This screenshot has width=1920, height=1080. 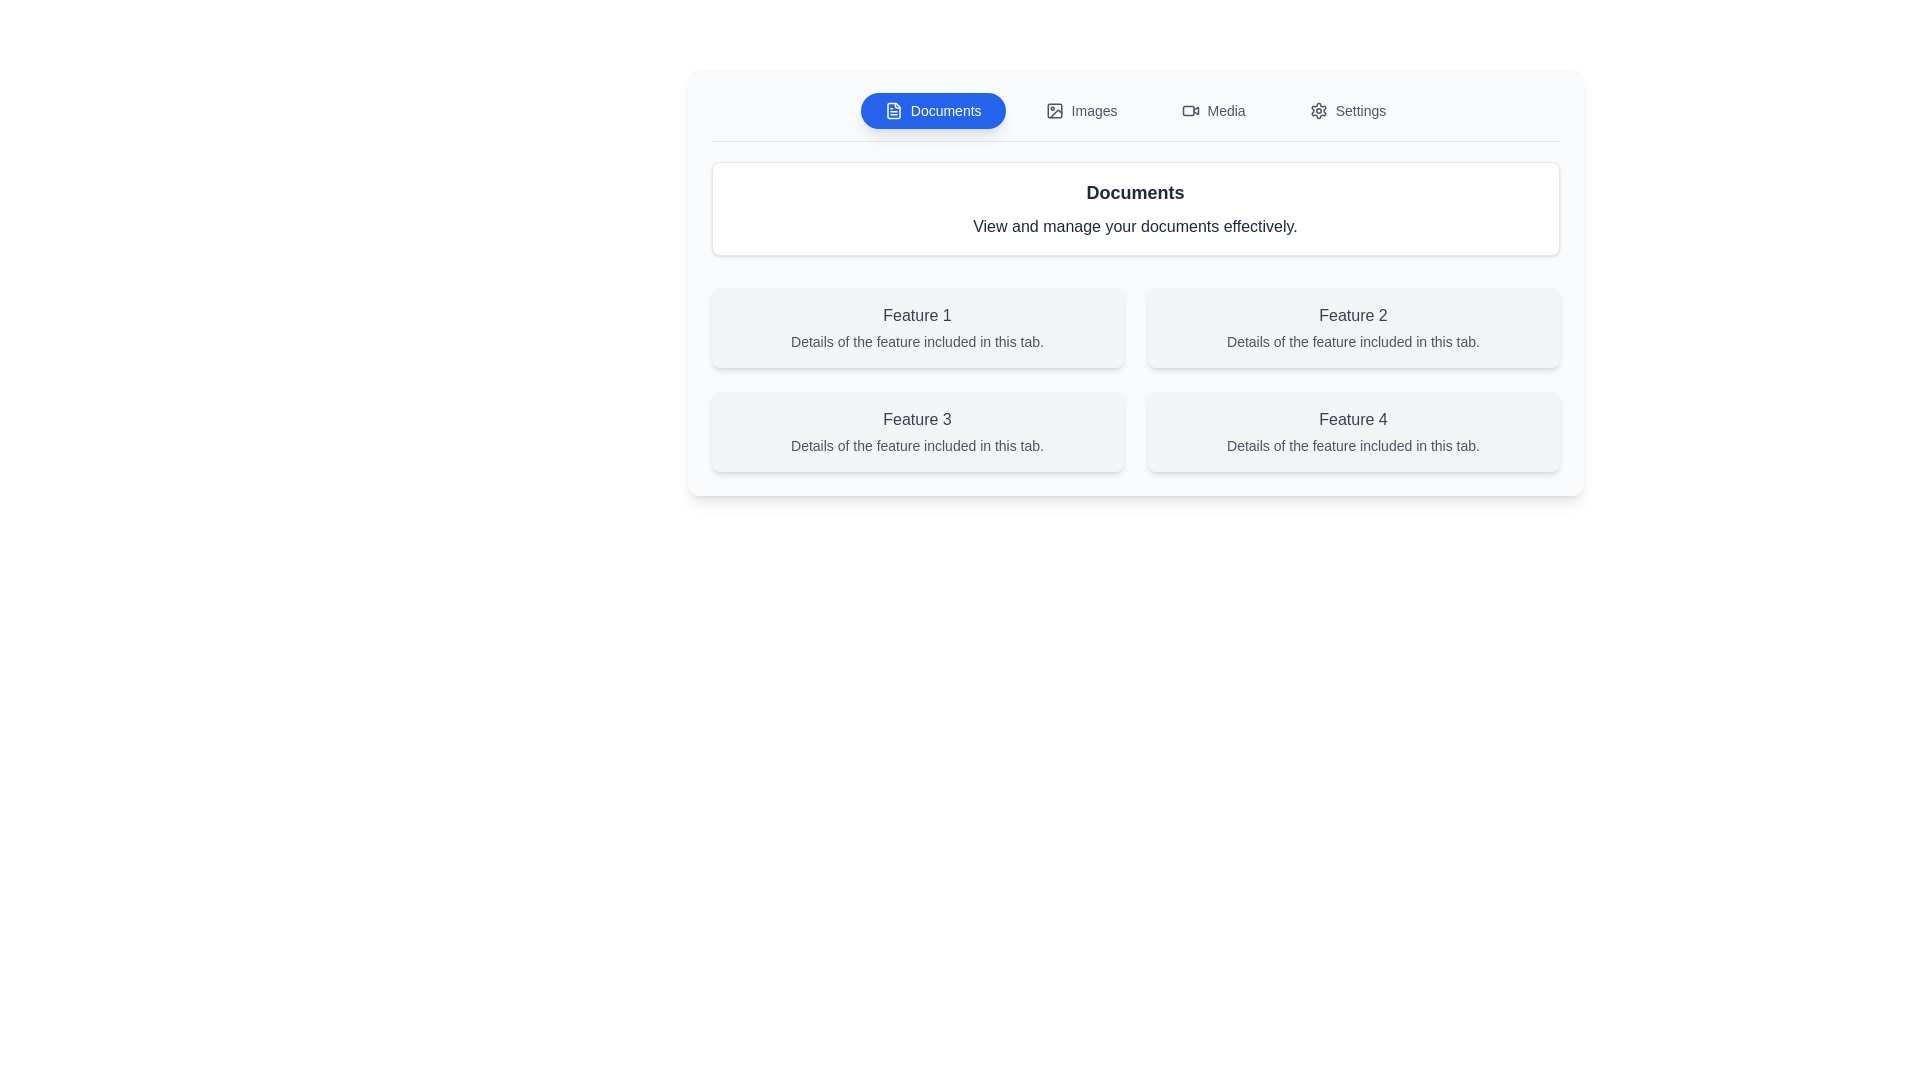 What do you see at coordinates (1353, 341) in the screenshot?
I see `the text label displaying 'Details of the feature included in this tab.' located beneath 'Feature 2' in the upper right quadrant of the interface` at bounding box center [1353, 341].